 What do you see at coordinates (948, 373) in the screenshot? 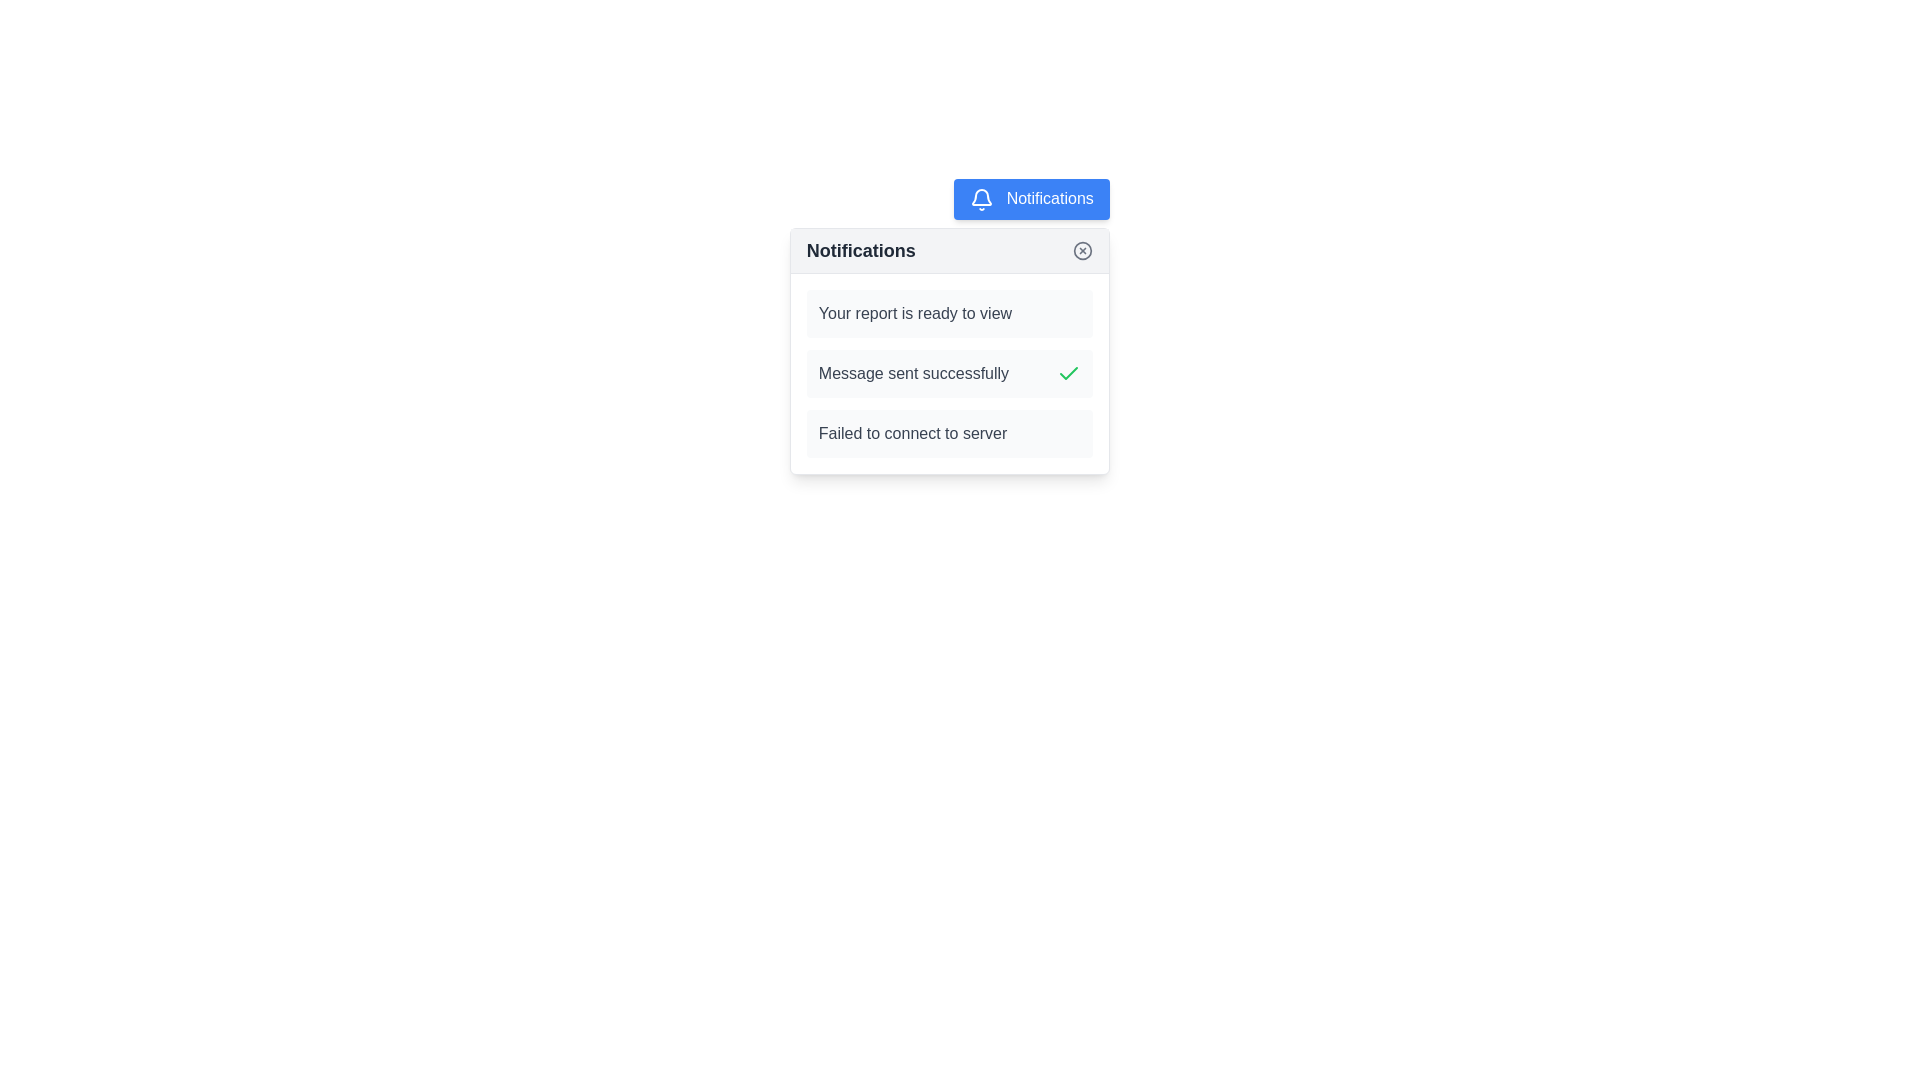
I see `message displayed in the Status notification card located beneath the 'Your report is ready to view' notification` at bounding box center [948, 373].